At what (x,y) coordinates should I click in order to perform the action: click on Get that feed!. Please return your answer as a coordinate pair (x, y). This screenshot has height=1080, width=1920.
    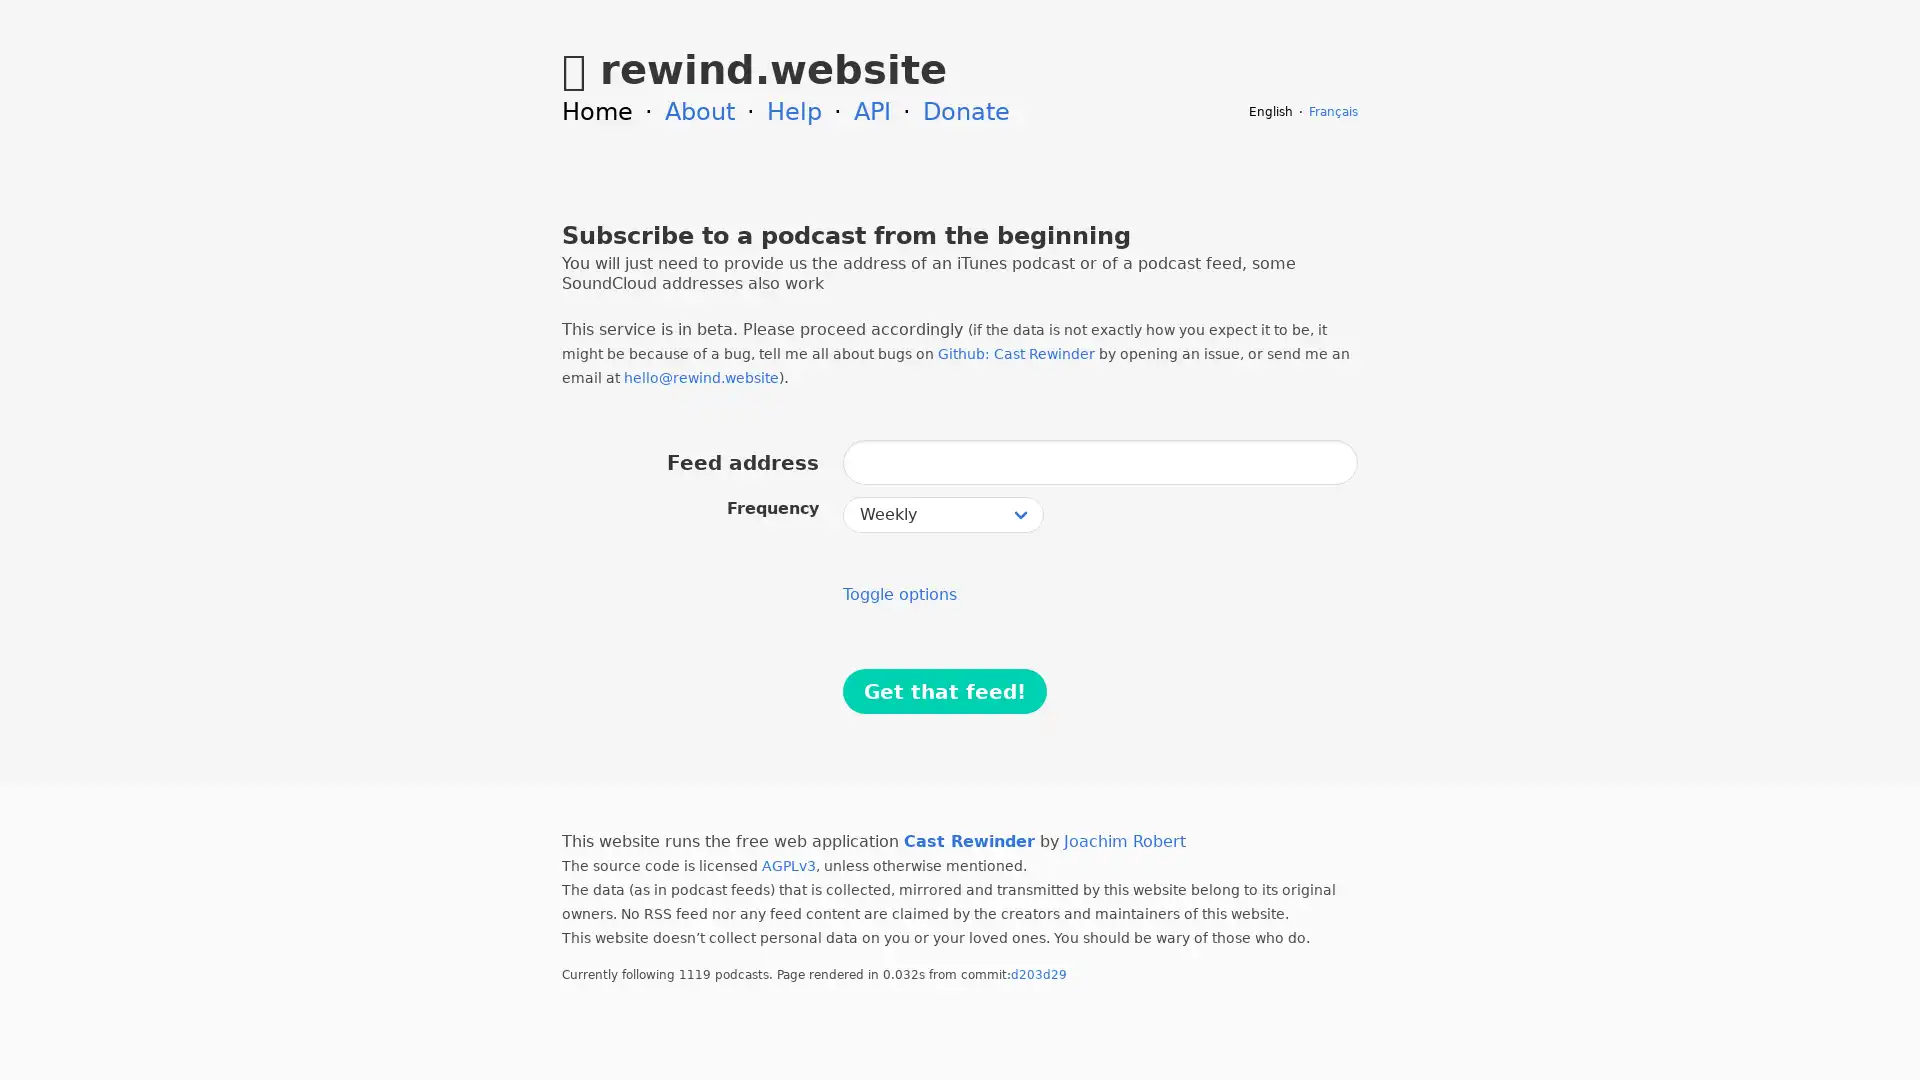
    Looking at the image, I should click on (944, 690).